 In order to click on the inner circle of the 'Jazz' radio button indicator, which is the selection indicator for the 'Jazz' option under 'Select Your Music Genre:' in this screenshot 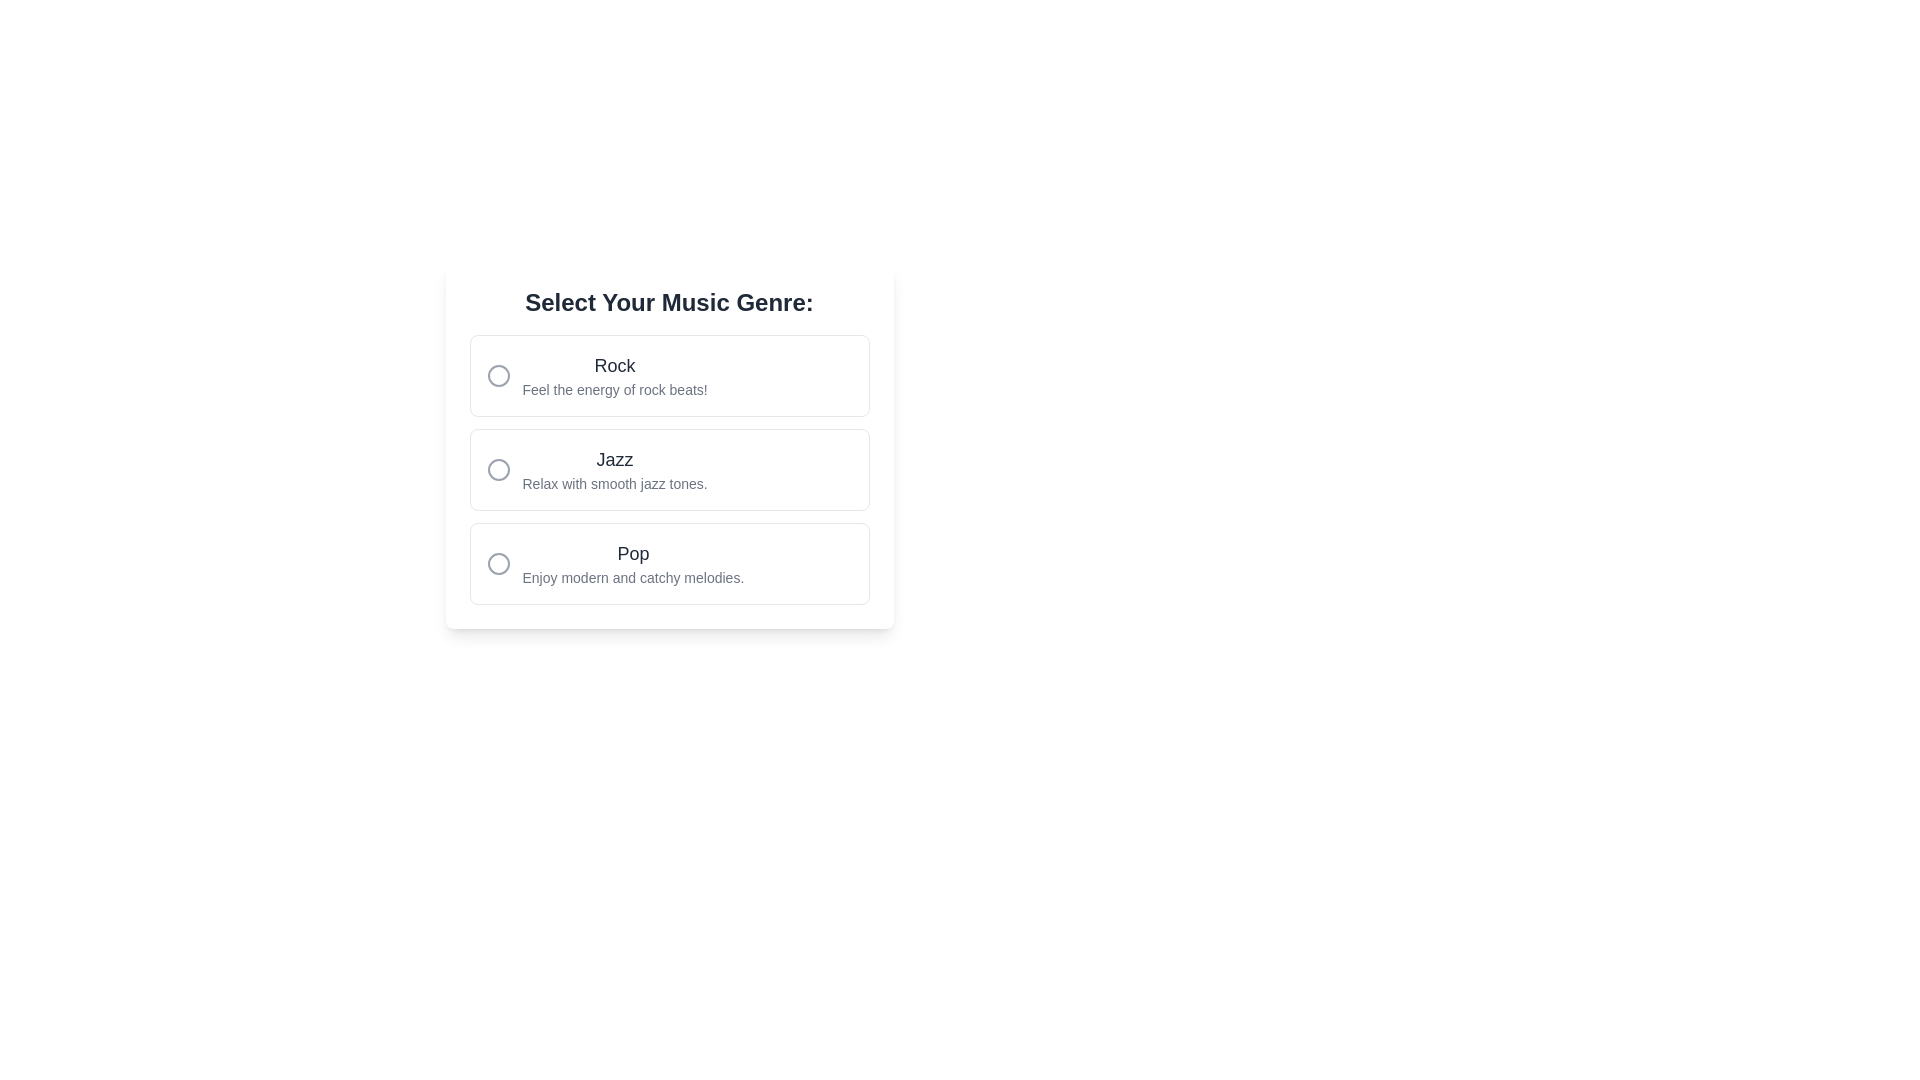, I will do `click(498, 470)`.